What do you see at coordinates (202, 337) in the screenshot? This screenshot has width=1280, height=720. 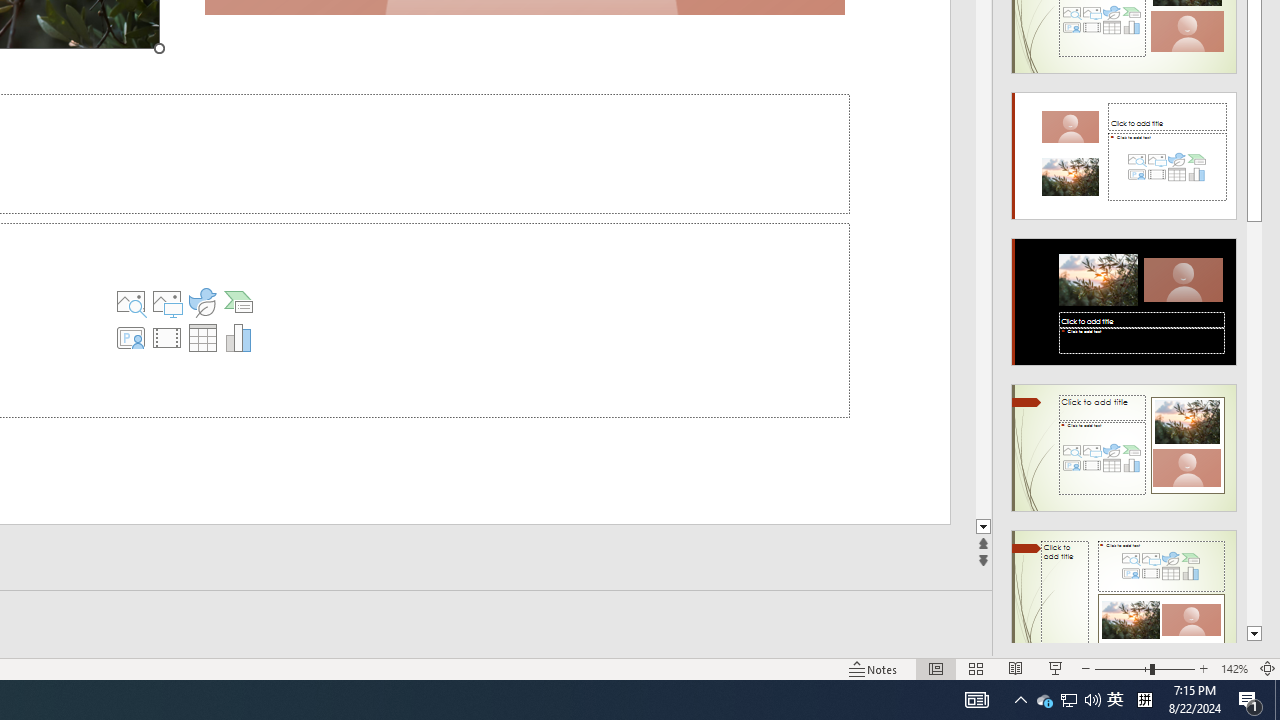 I see `'Insert Table'` at bounding box center [202, 337].